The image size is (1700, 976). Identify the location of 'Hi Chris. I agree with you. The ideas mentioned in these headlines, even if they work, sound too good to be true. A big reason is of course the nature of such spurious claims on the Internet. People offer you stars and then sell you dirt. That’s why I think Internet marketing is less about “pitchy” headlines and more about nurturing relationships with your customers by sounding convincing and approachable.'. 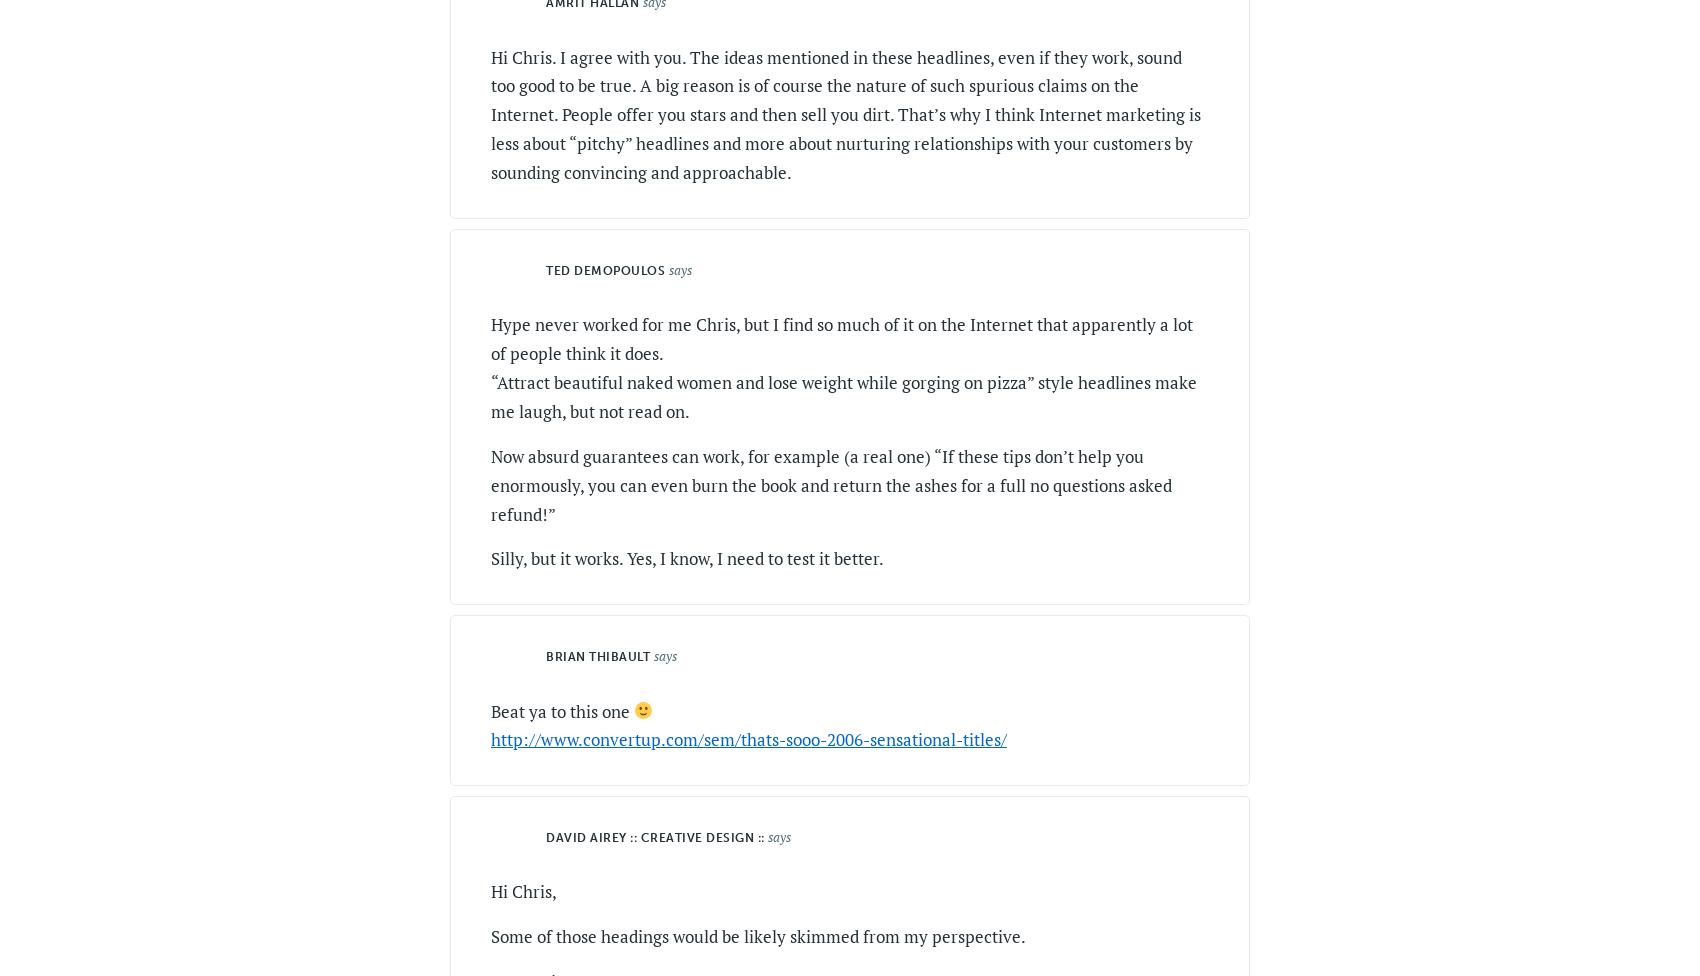
(844, 114).